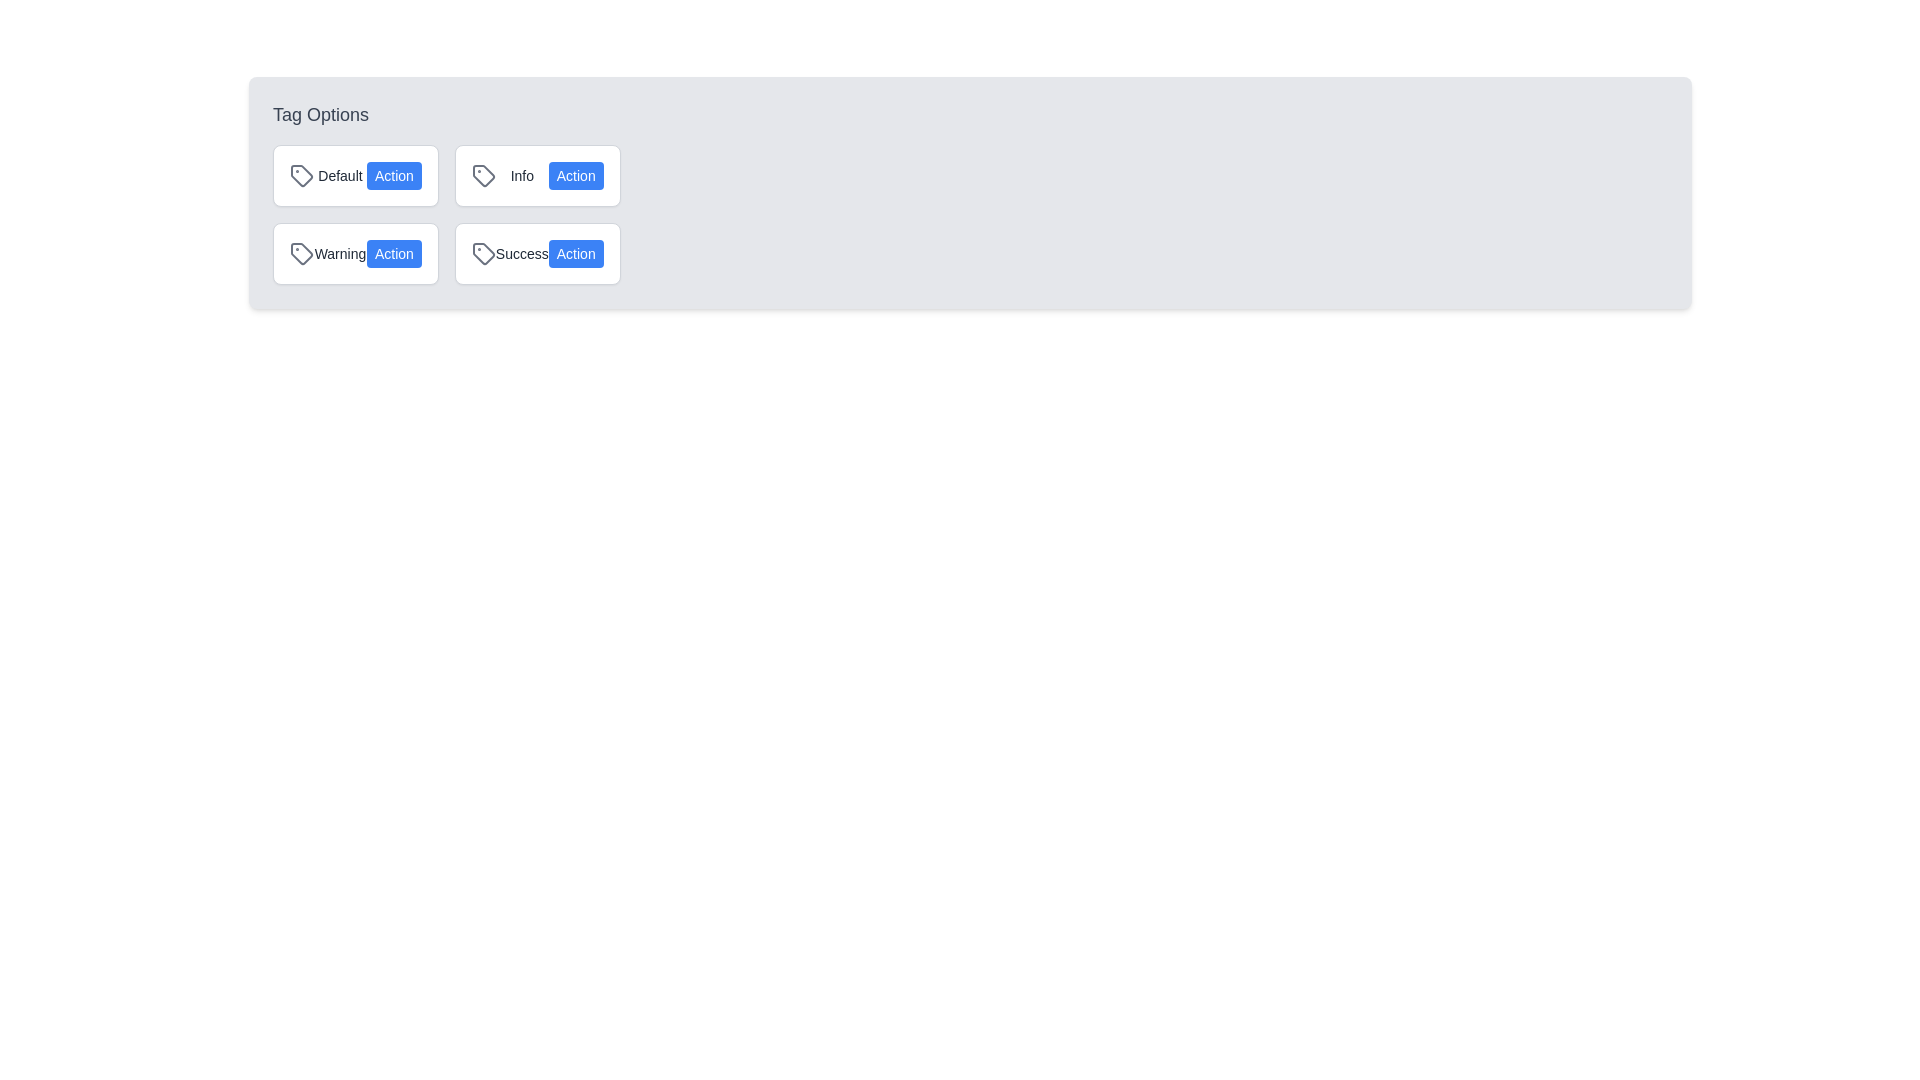 This screenshot has height=1080, width=1920. I want to click on the icon within the 'Success' grouped element that includes a tag icon, a label, and an 'Action' button, located in the lower-right corner of the 'Tag Options' section, so click(537, 253).